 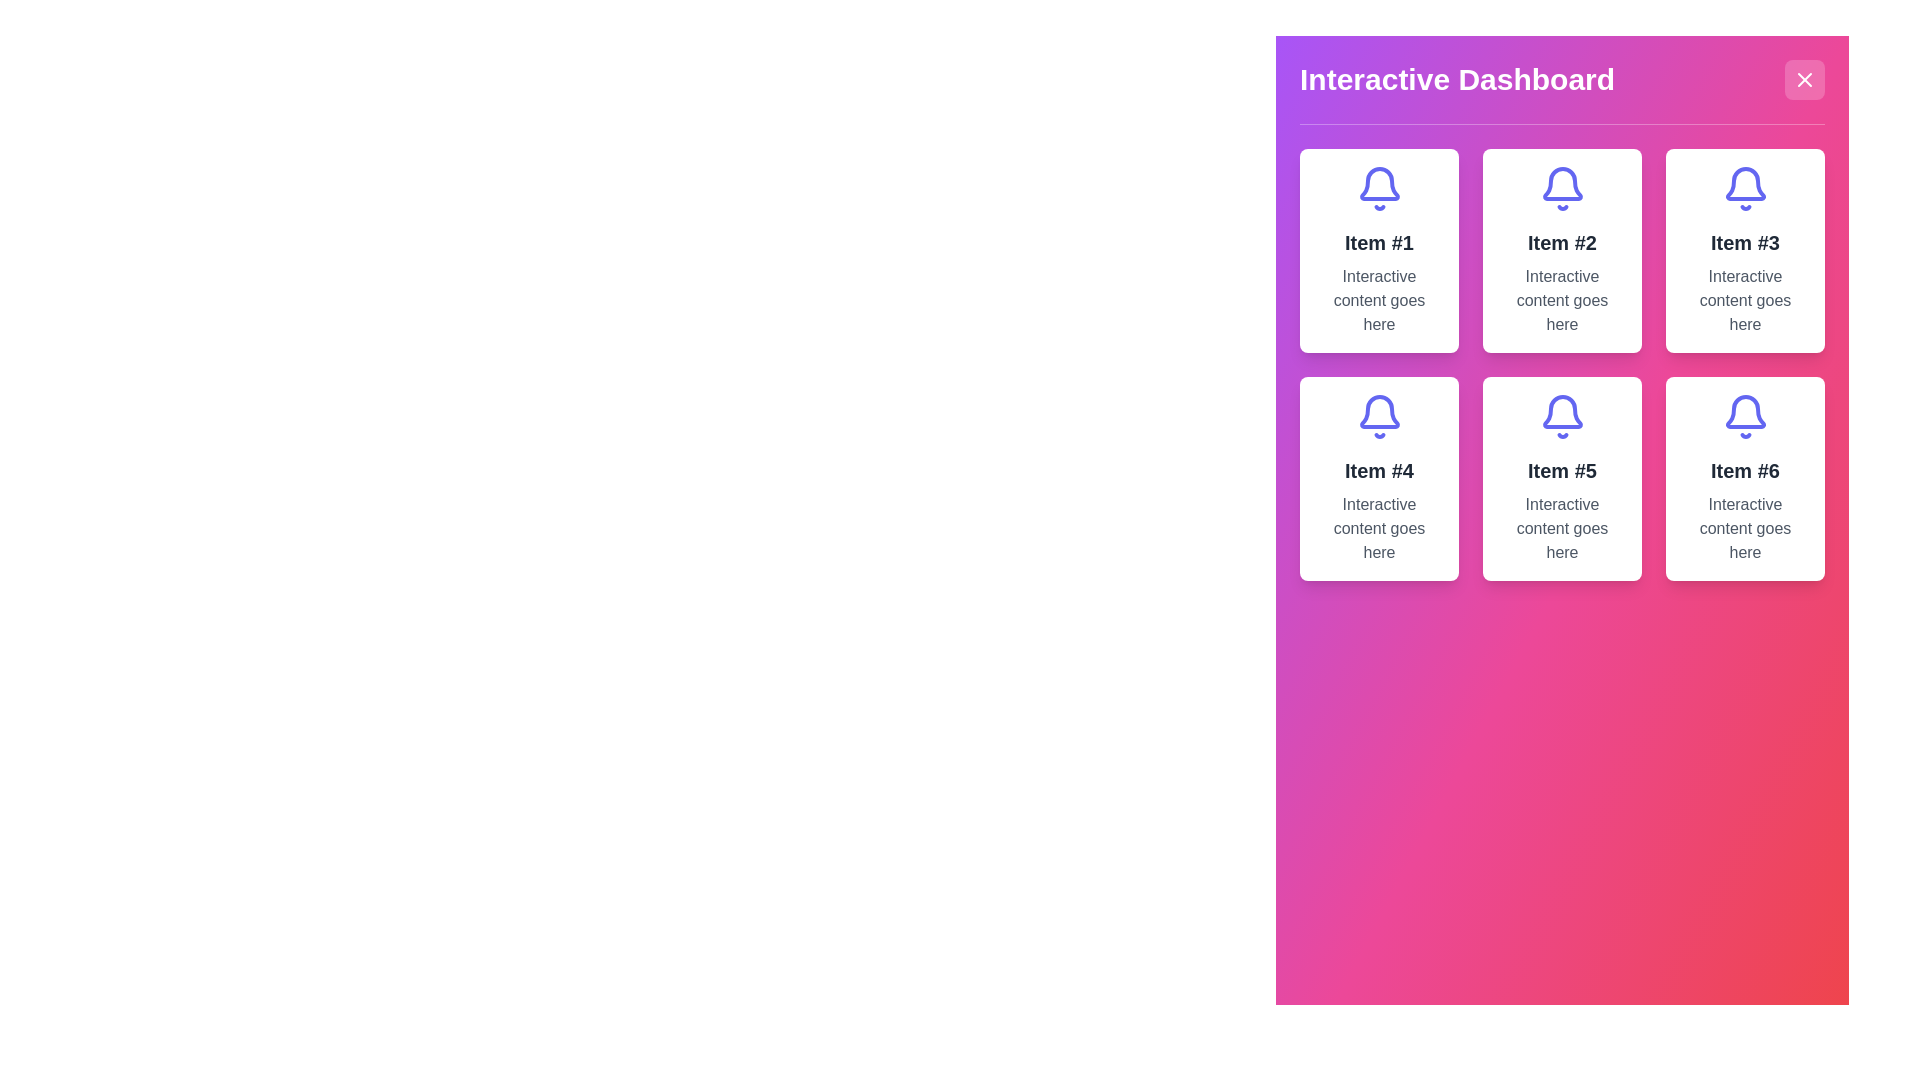 I want to click on descriptive text label located within the card labeled 'Item #6', positioned at the bottom-right corner of the grid layout, directly under the title text 'Item #6', so click(x=1744, y=527).